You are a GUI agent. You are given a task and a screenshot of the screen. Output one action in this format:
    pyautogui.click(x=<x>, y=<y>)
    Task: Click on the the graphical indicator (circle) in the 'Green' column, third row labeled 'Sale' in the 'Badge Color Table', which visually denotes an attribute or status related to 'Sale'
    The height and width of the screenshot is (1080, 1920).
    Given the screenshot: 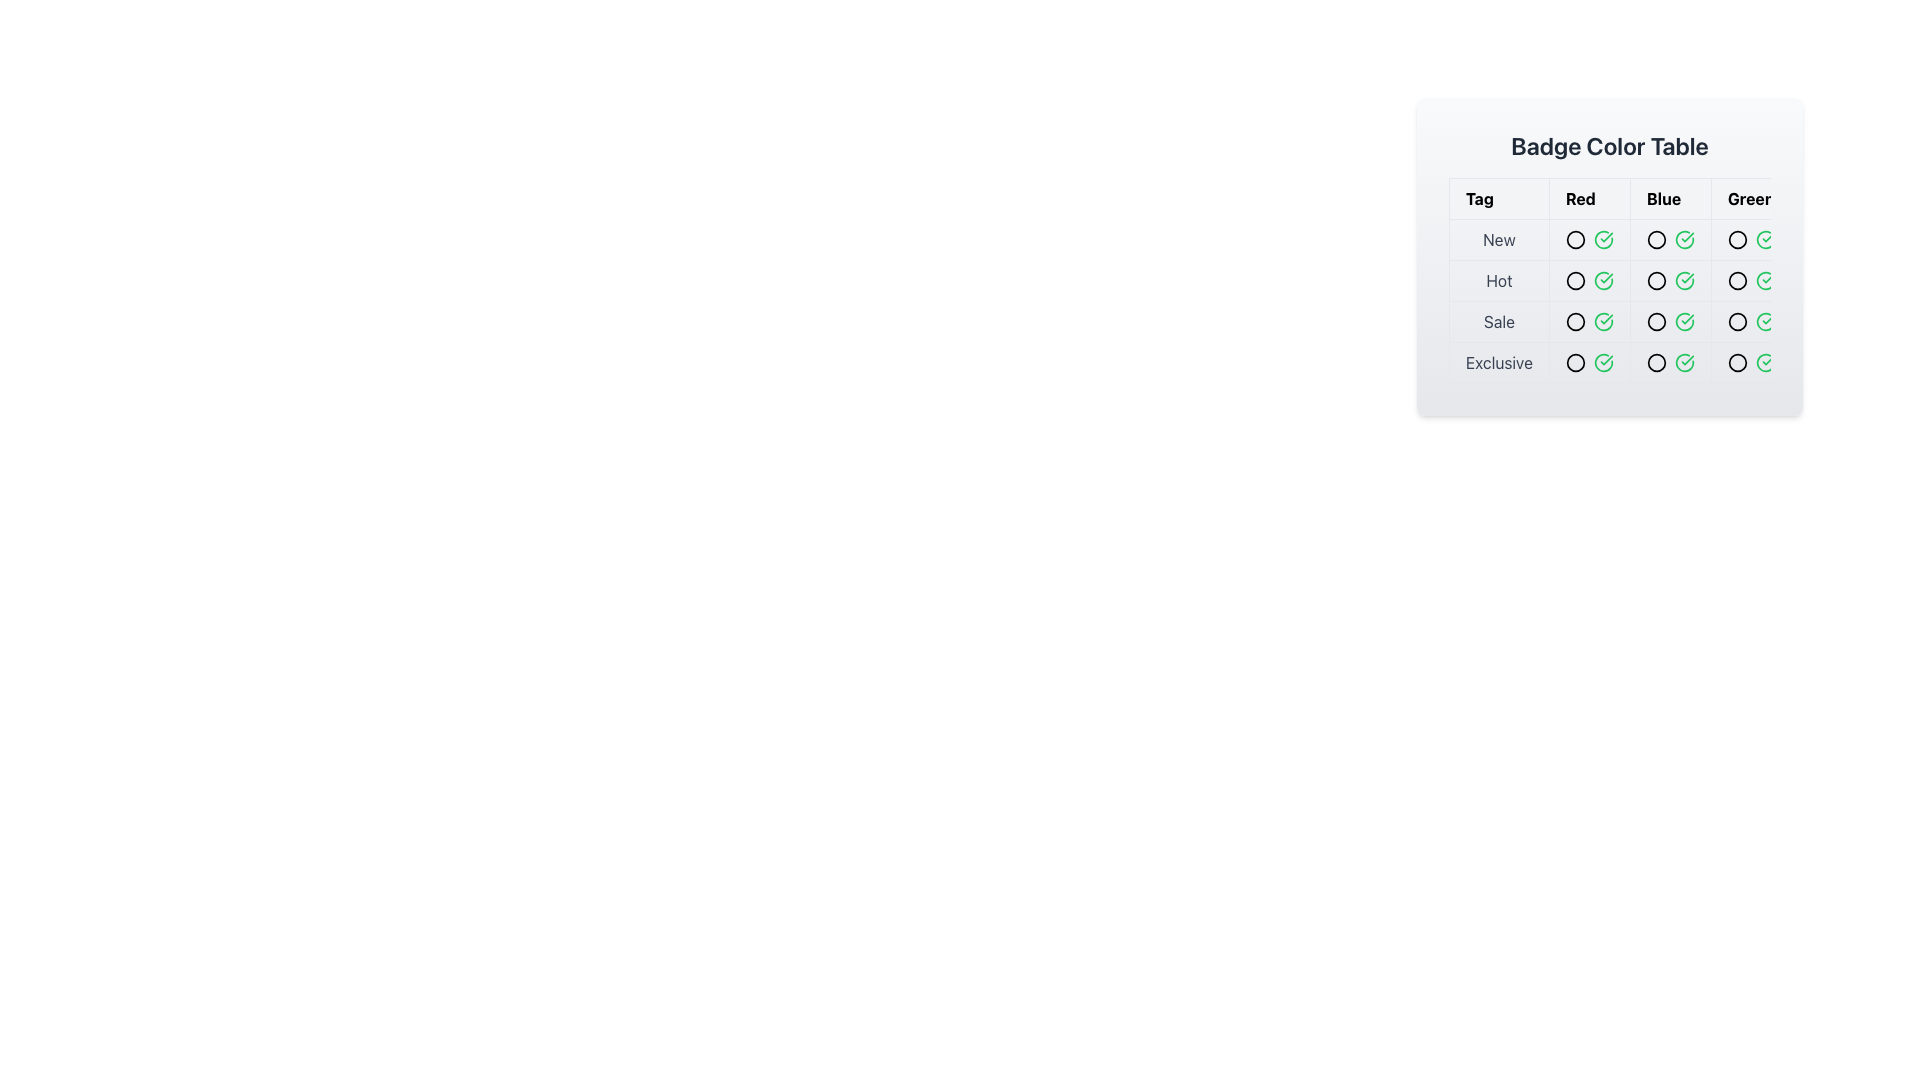 What is the action you would take?
    pyautogui.click(x=1736, y=320)
    